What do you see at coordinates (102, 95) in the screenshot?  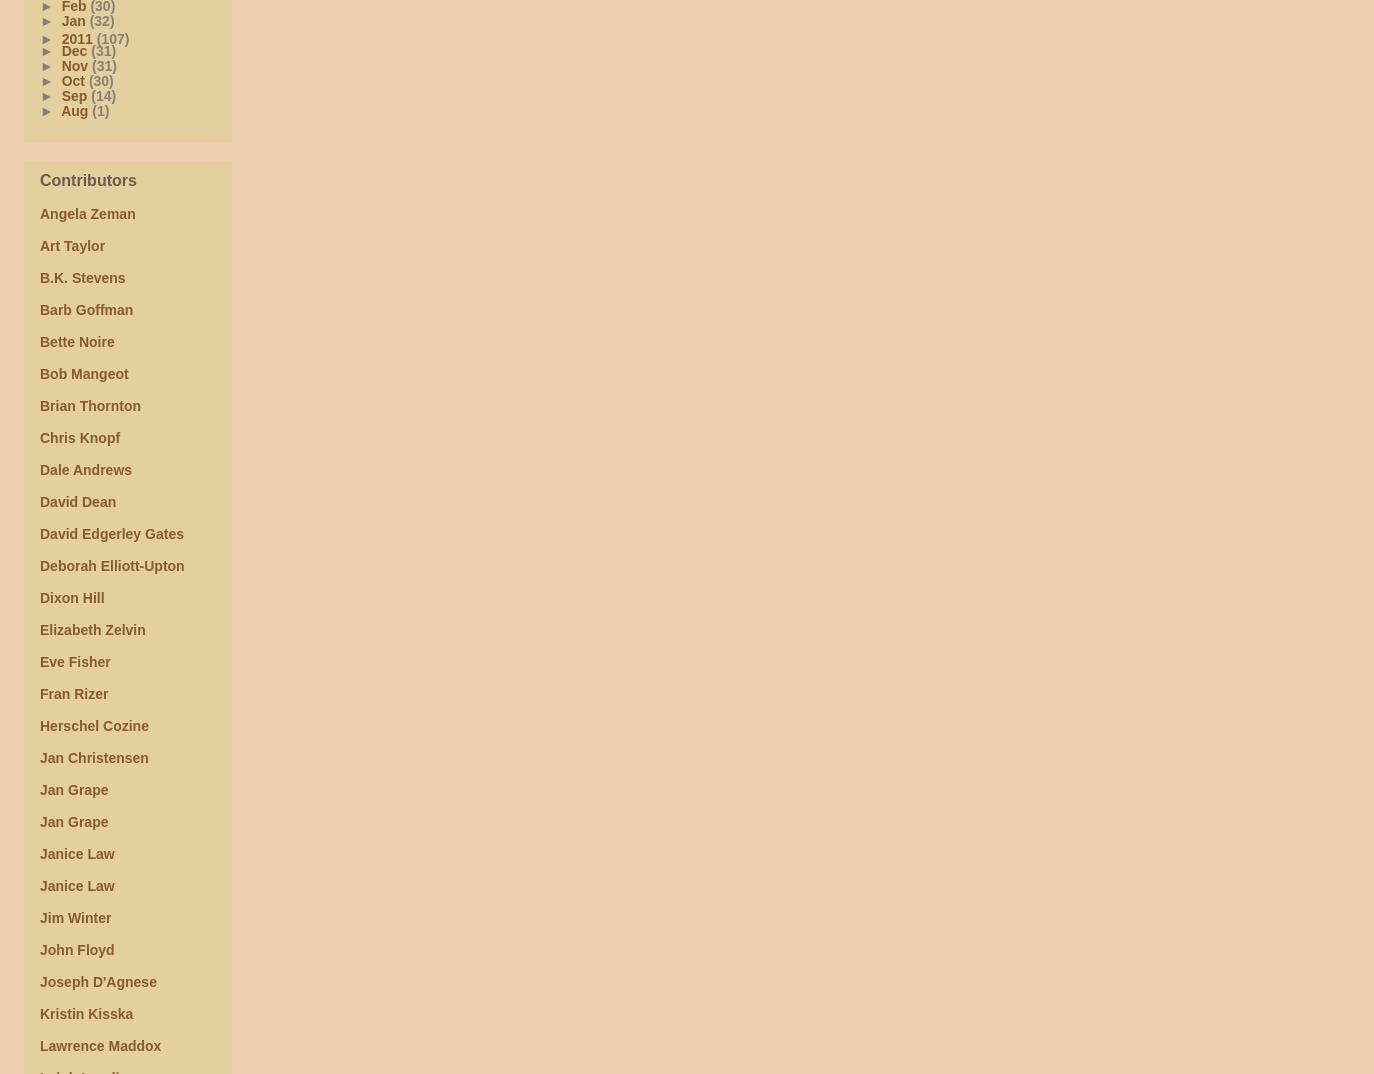 I see `'(14)'` at bounding box center [102, 95].